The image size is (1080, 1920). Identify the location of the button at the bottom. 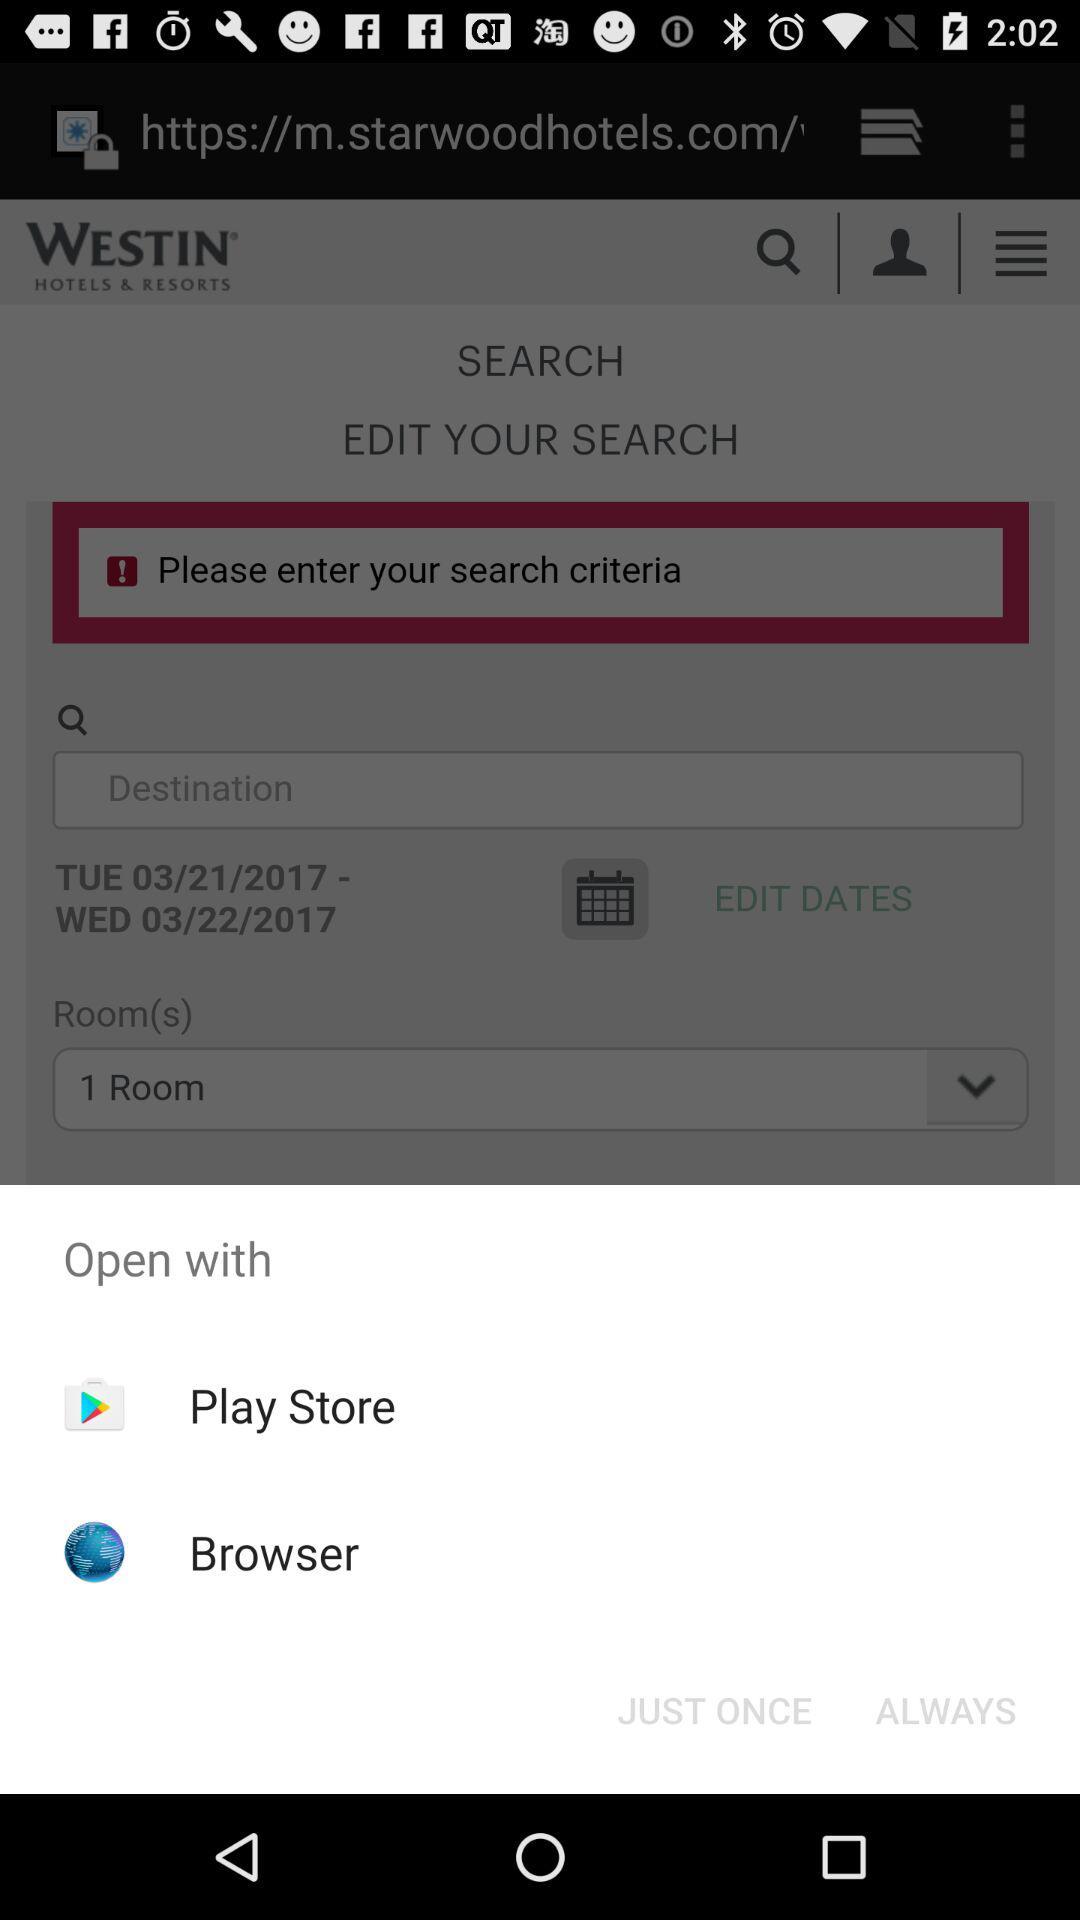
(713, 1708).